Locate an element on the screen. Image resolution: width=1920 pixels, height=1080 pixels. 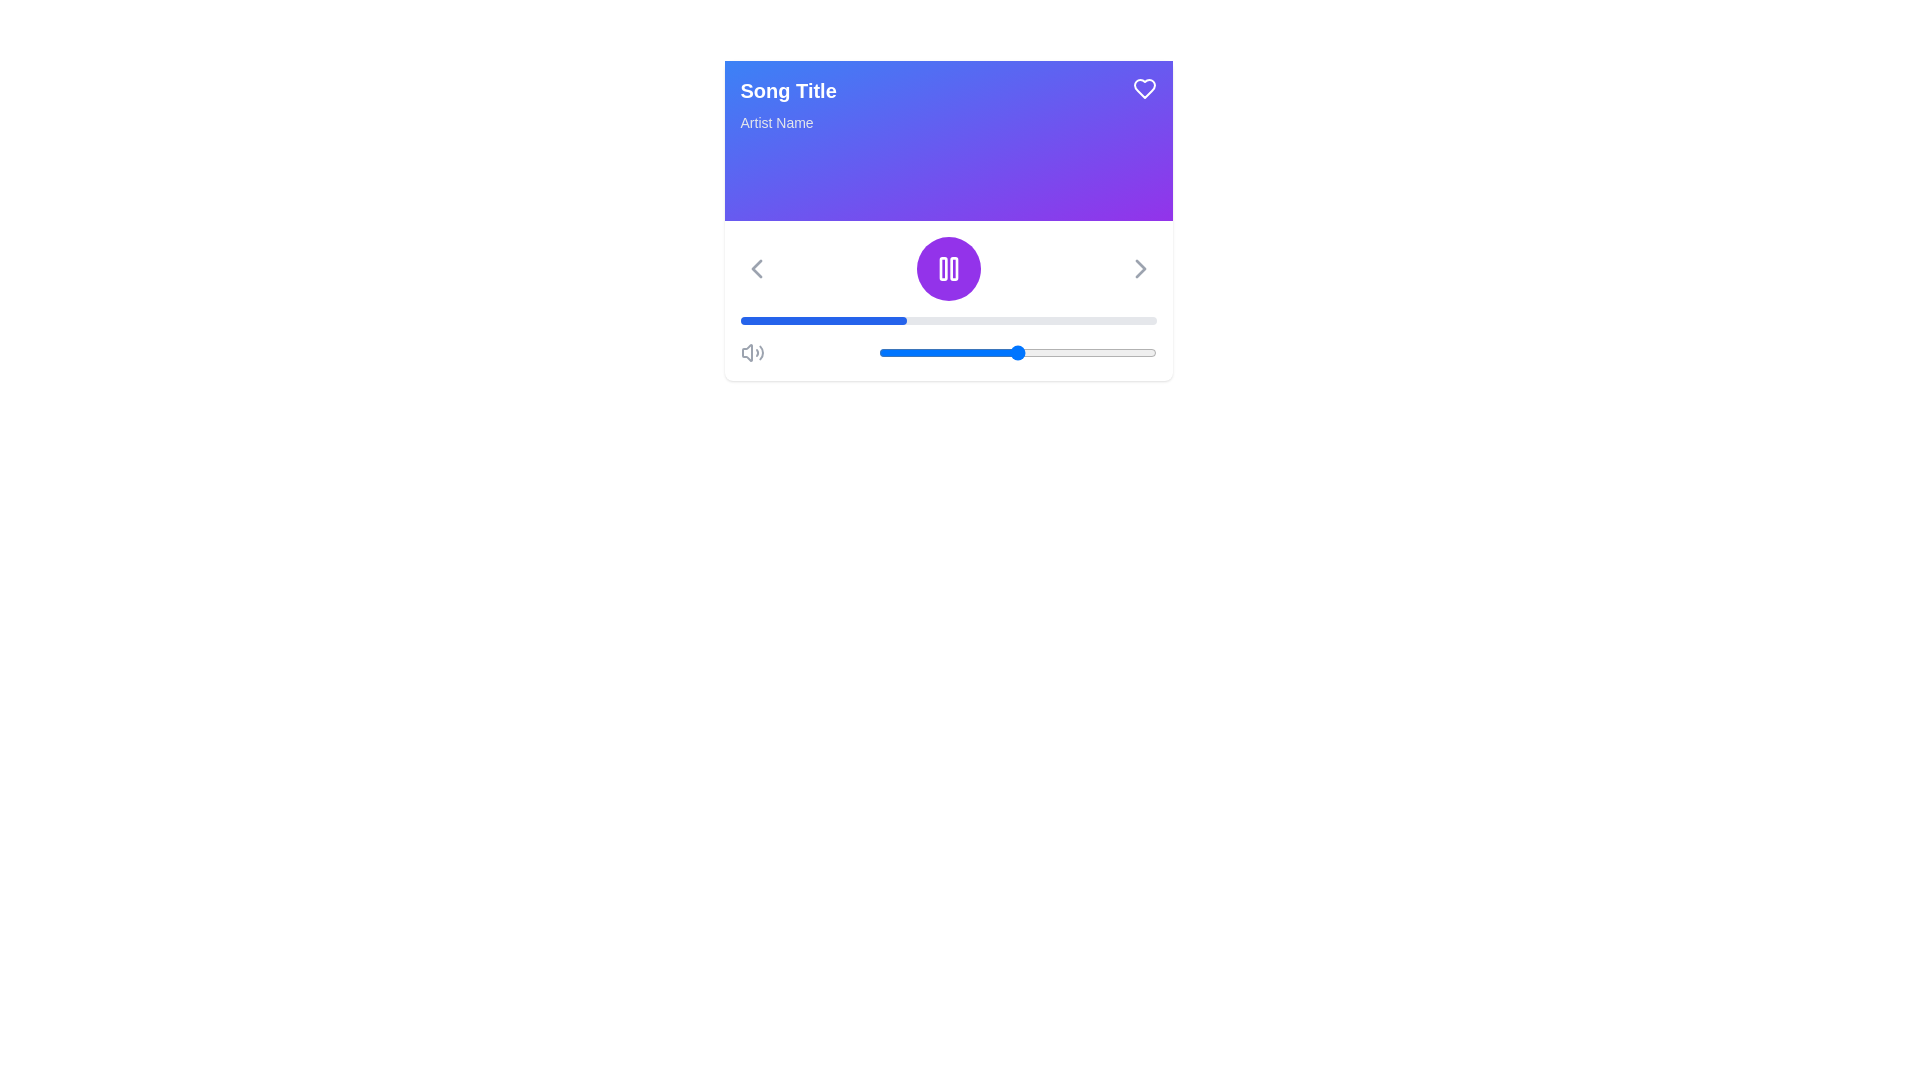
volume is located at coordinates (1091, 352).